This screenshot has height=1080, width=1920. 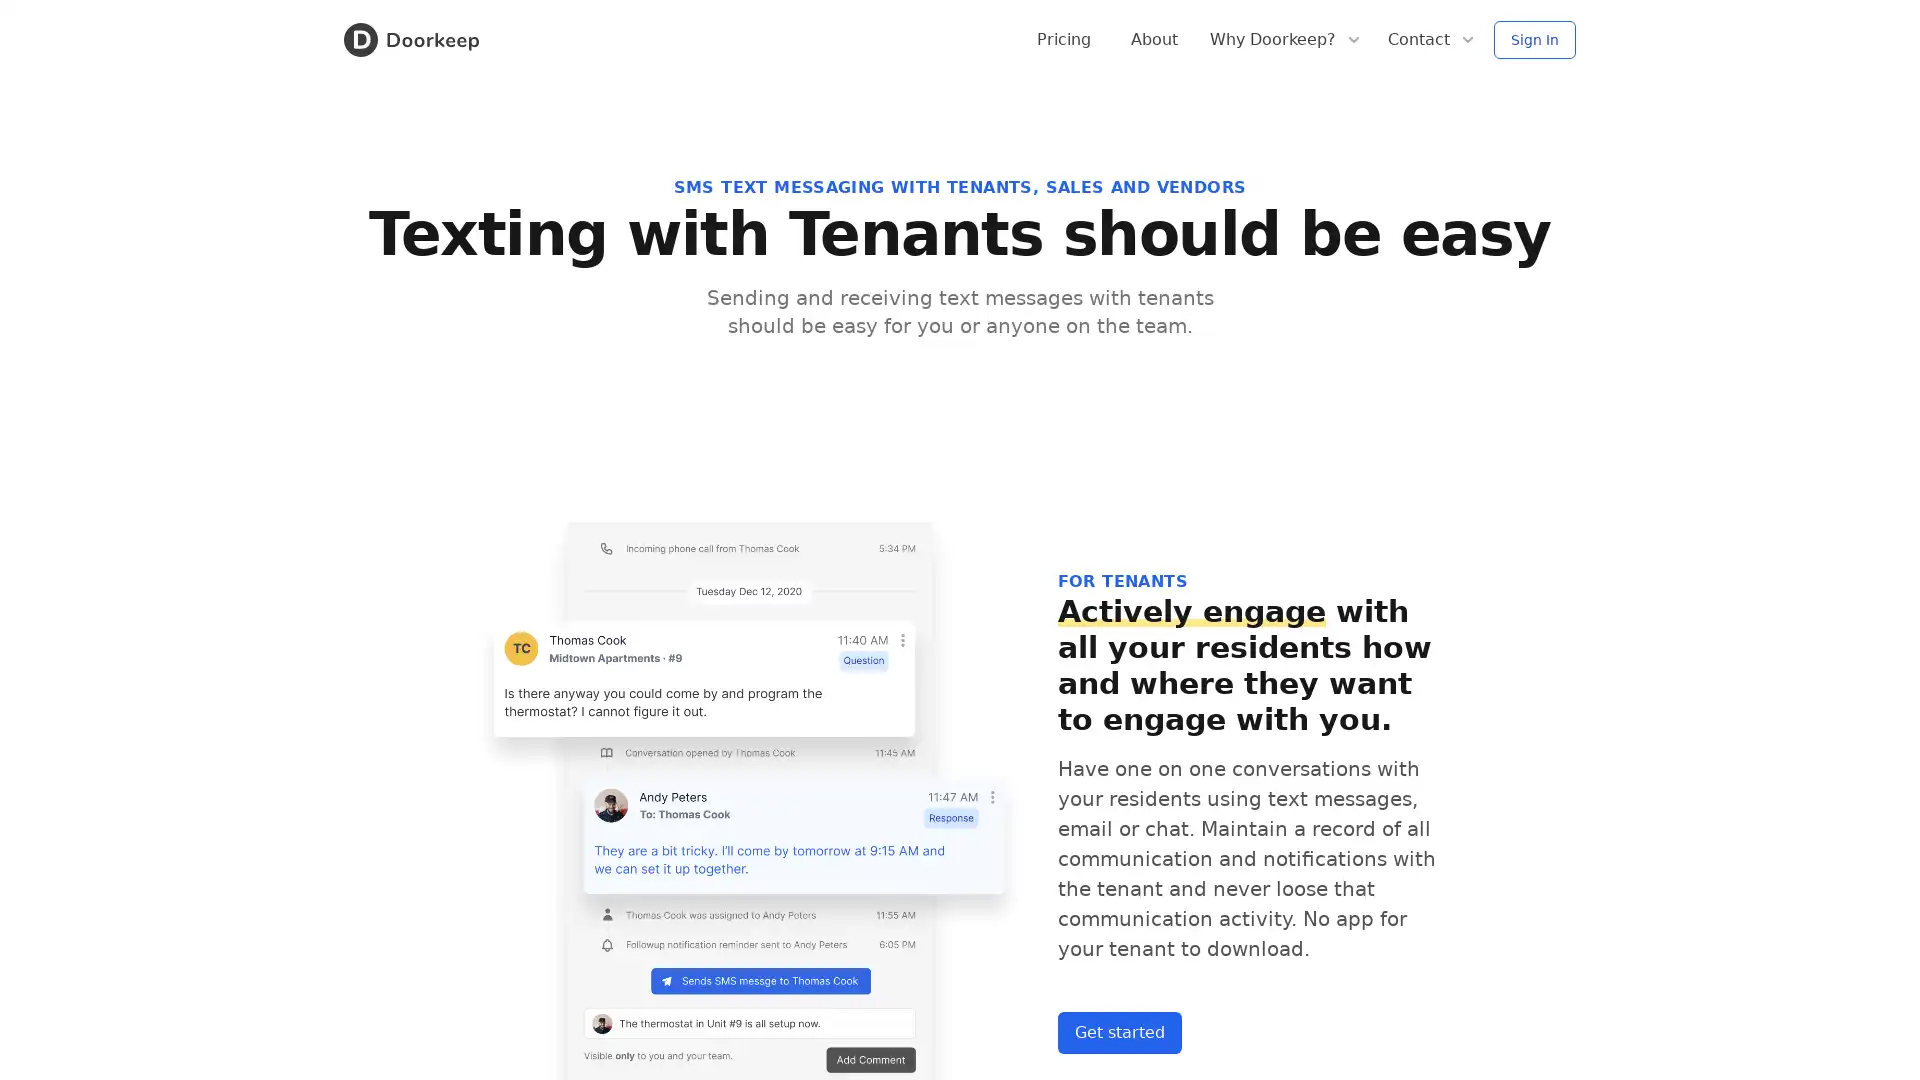 What do you see at coordinates (1432, 39) in the screenshot?
I see `Contact` at bounding box center [1432, 39].